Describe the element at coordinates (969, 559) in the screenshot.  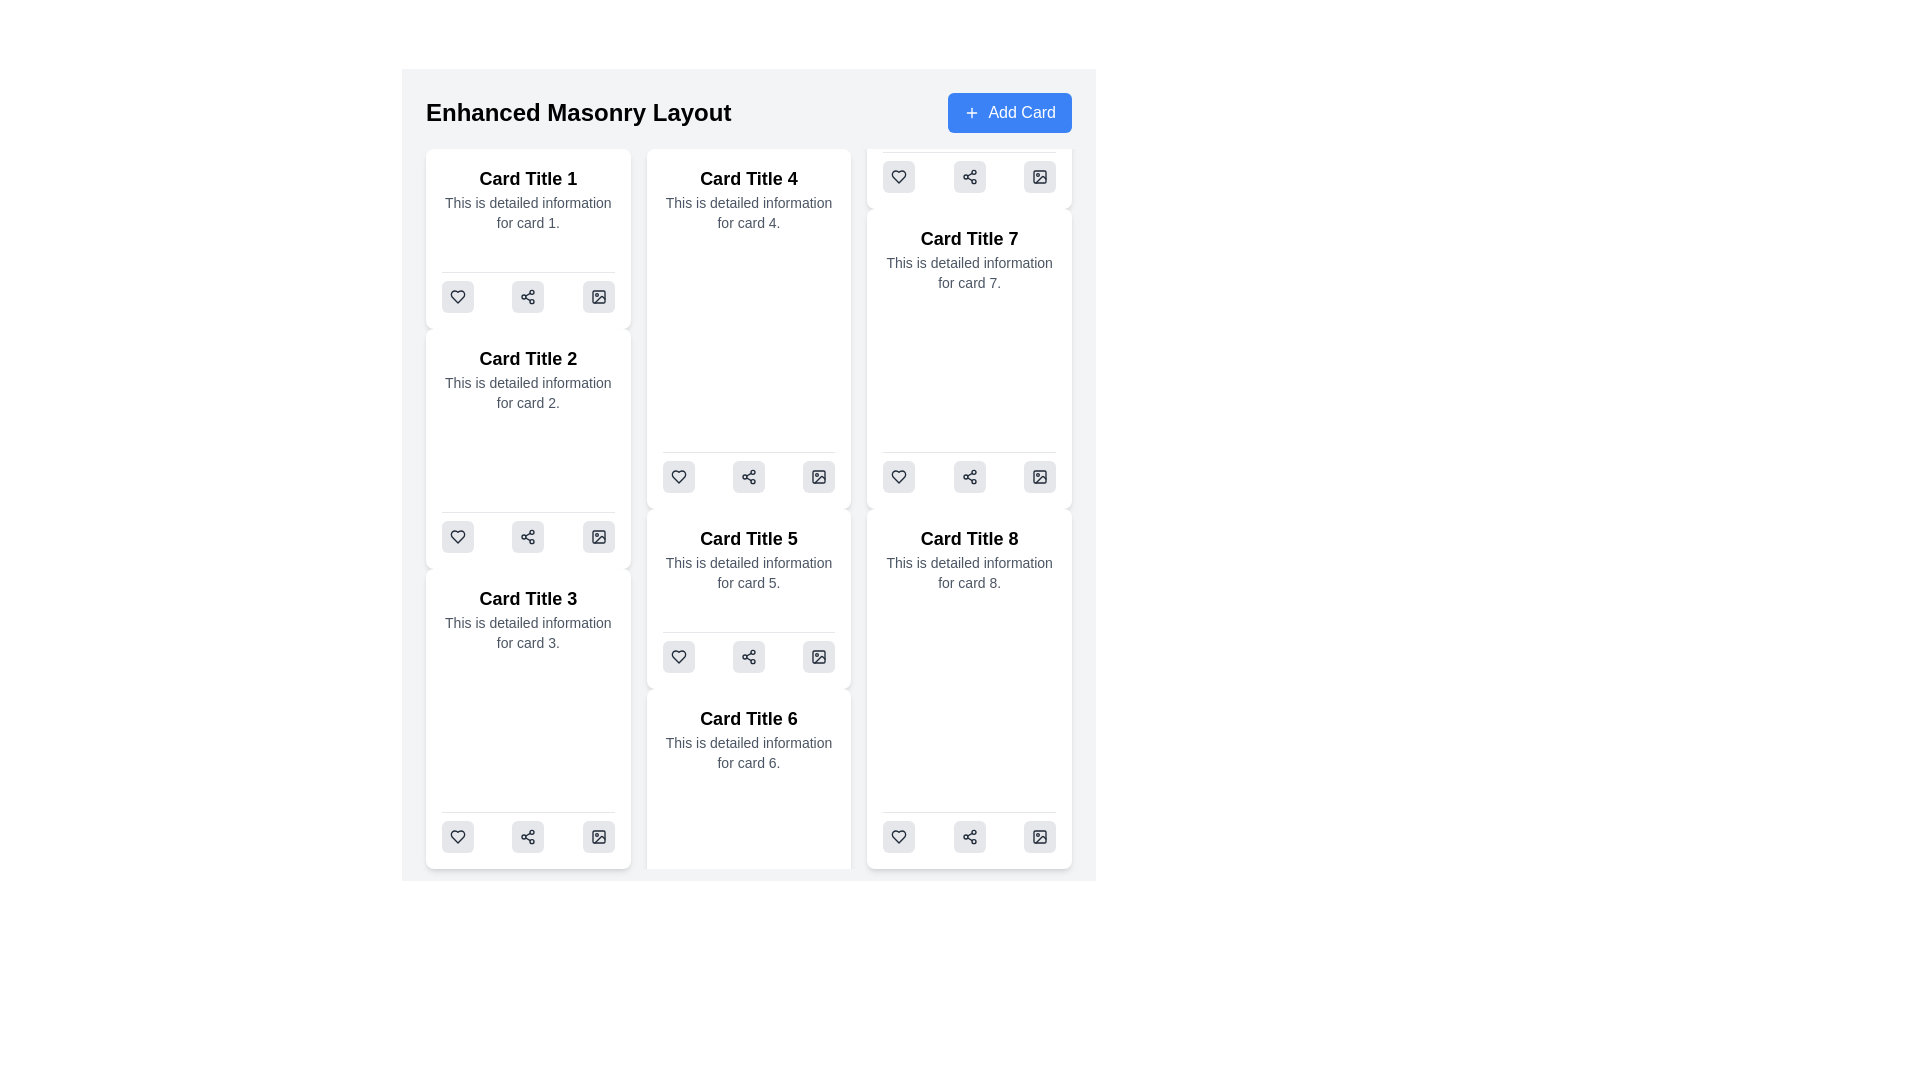
I see `text content displayed in the title and description of Card 8, located in the middle of the card in the last column of the second row of the masonry layout` at that location.